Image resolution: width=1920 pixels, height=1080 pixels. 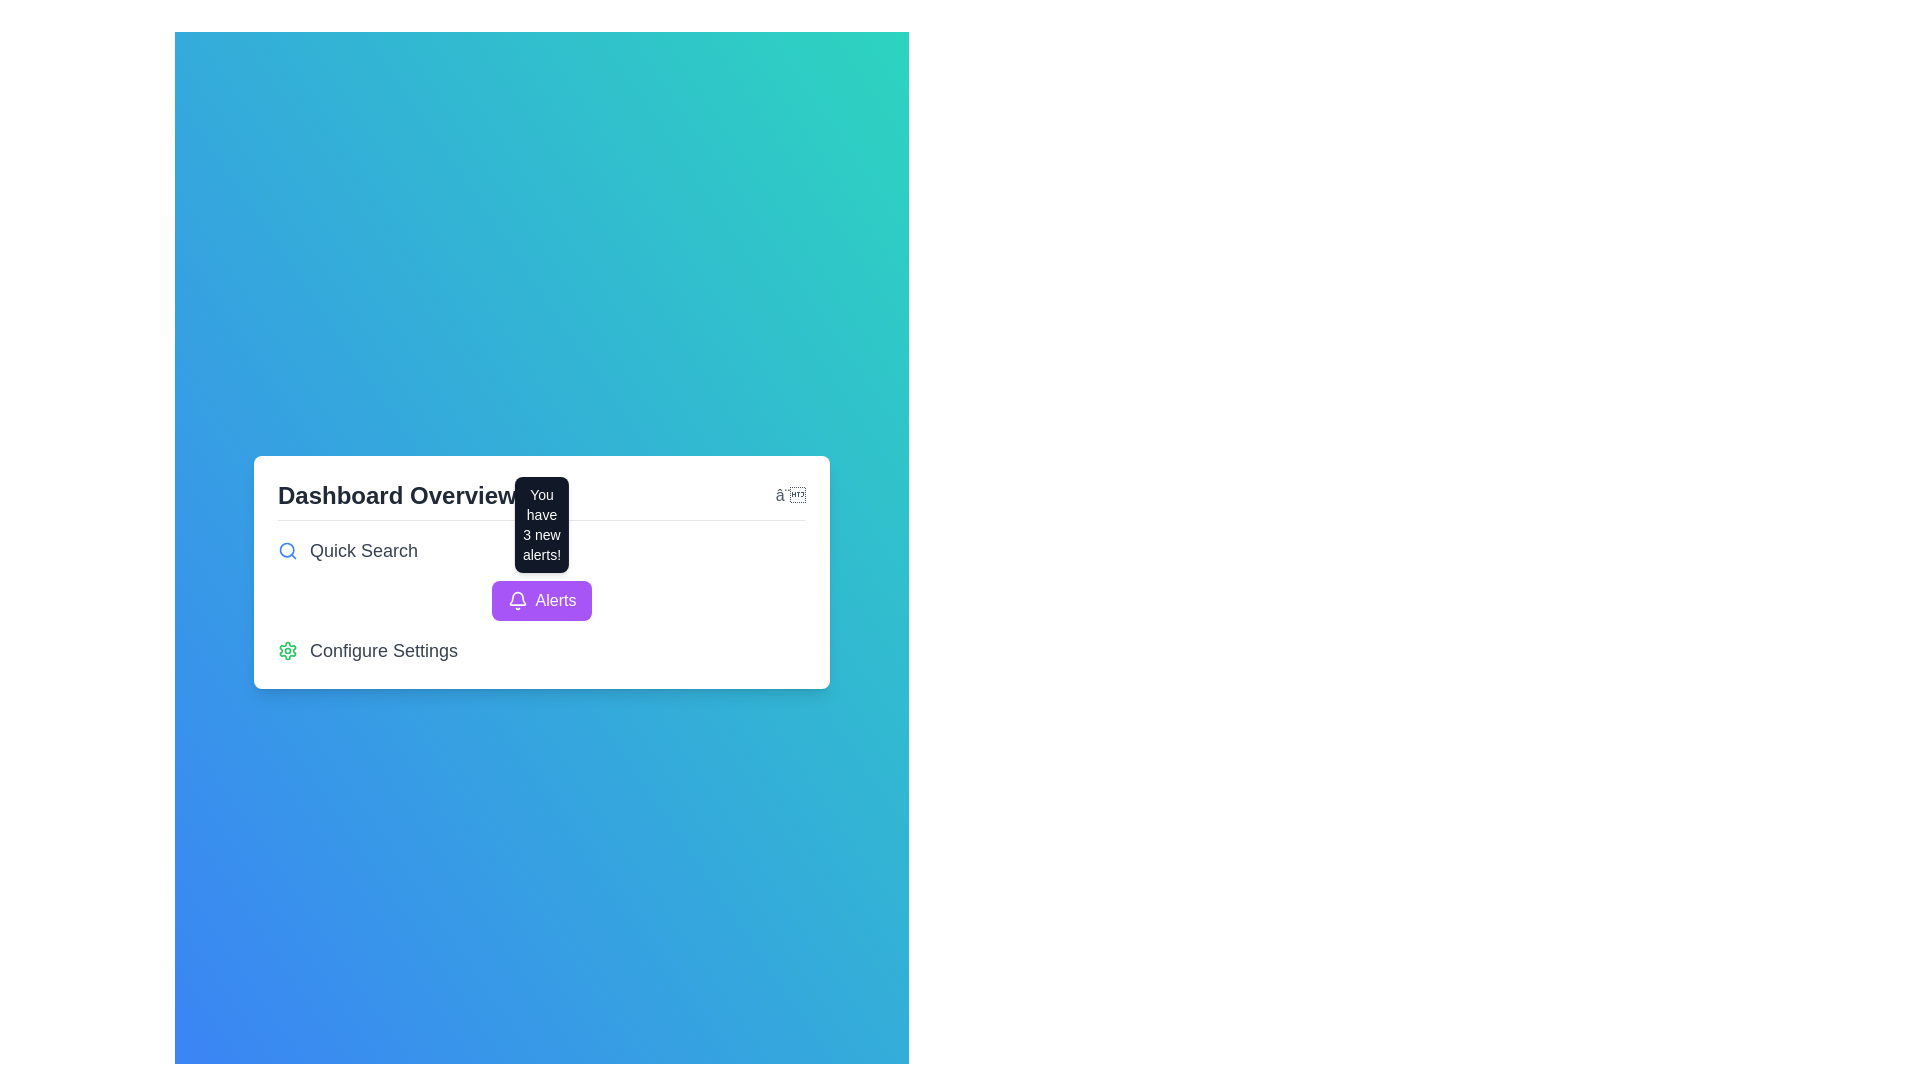 I want to click on the Text label that serves as a heading or title, positioned on the left-hand side of the header-like structure above the central content, so click(x=397, y=495).